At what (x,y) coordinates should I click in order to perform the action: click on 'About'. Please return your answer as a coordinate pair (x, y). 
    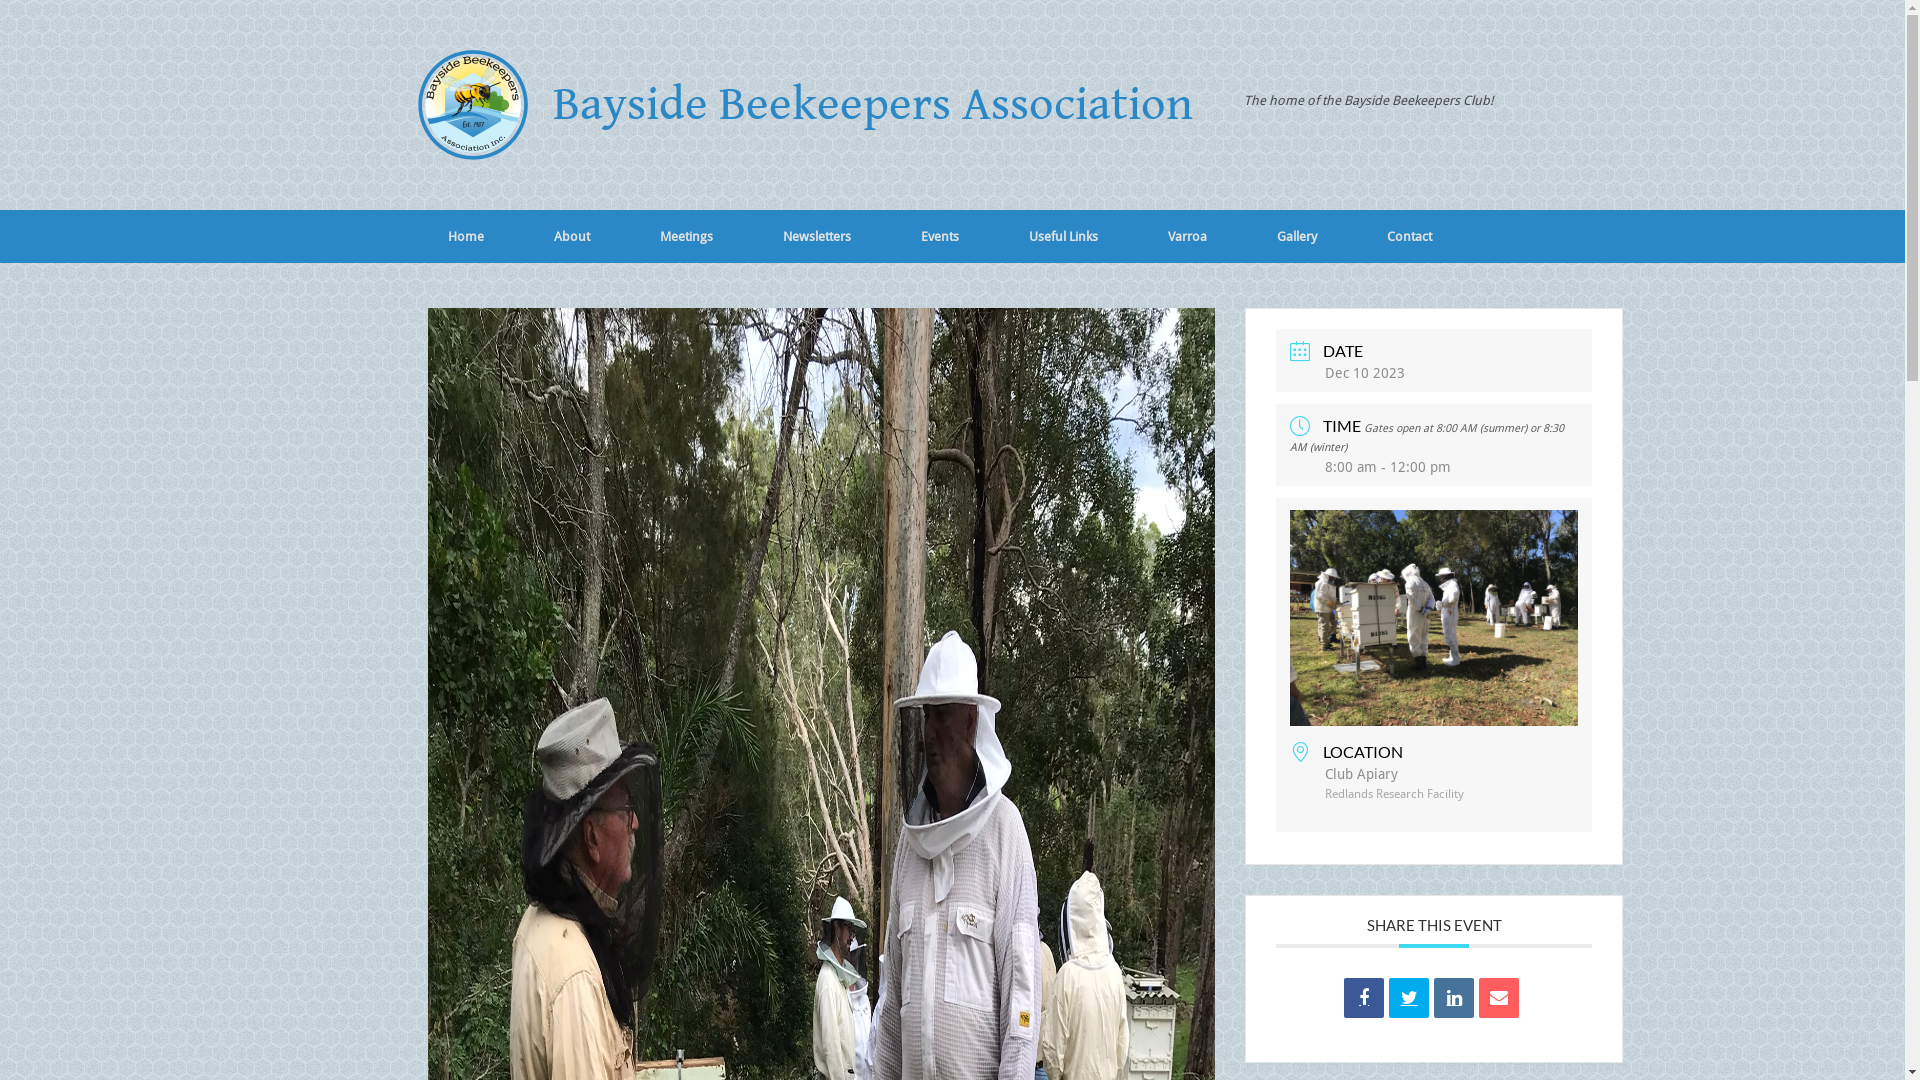
    Looking at the image, I should click on (570, 235).